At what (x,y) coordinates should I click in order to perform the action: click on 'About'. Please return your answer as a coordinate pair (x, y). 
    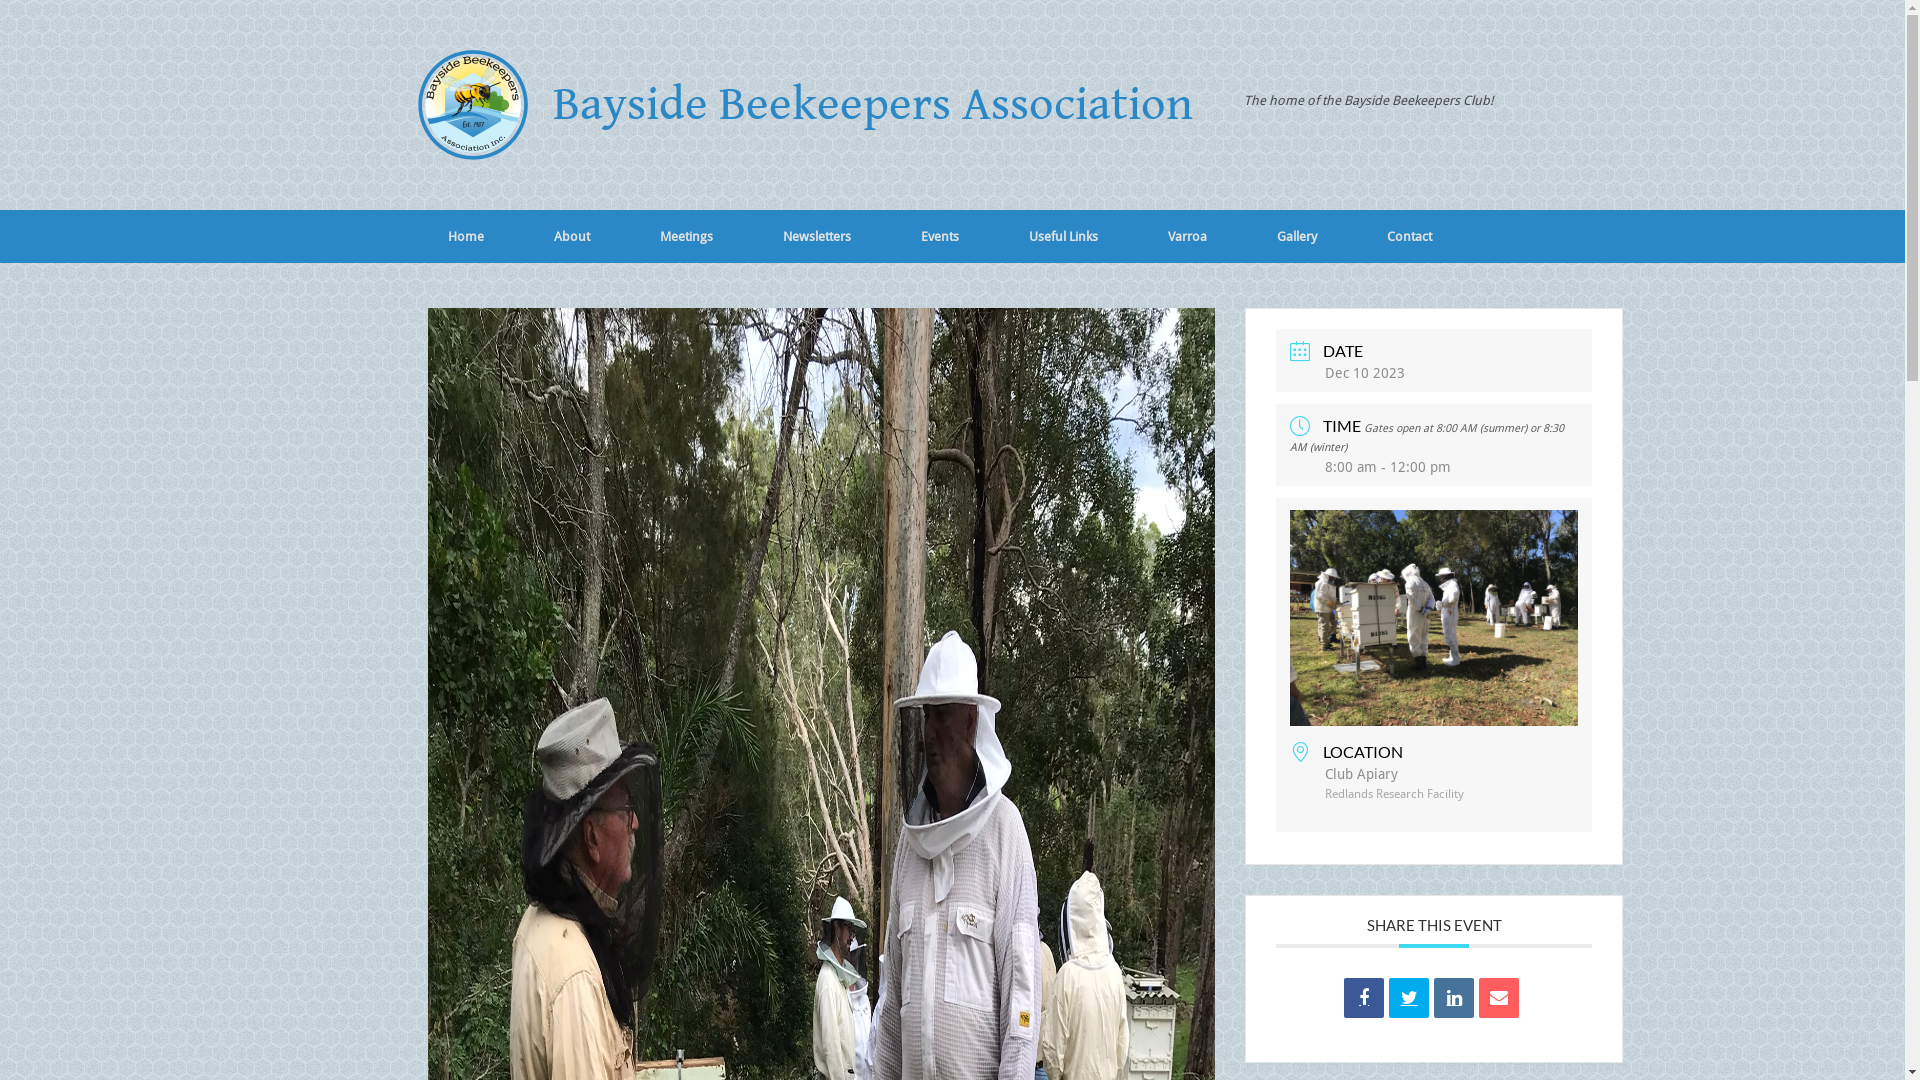
    Looking at the image, I should click on (570, 235).